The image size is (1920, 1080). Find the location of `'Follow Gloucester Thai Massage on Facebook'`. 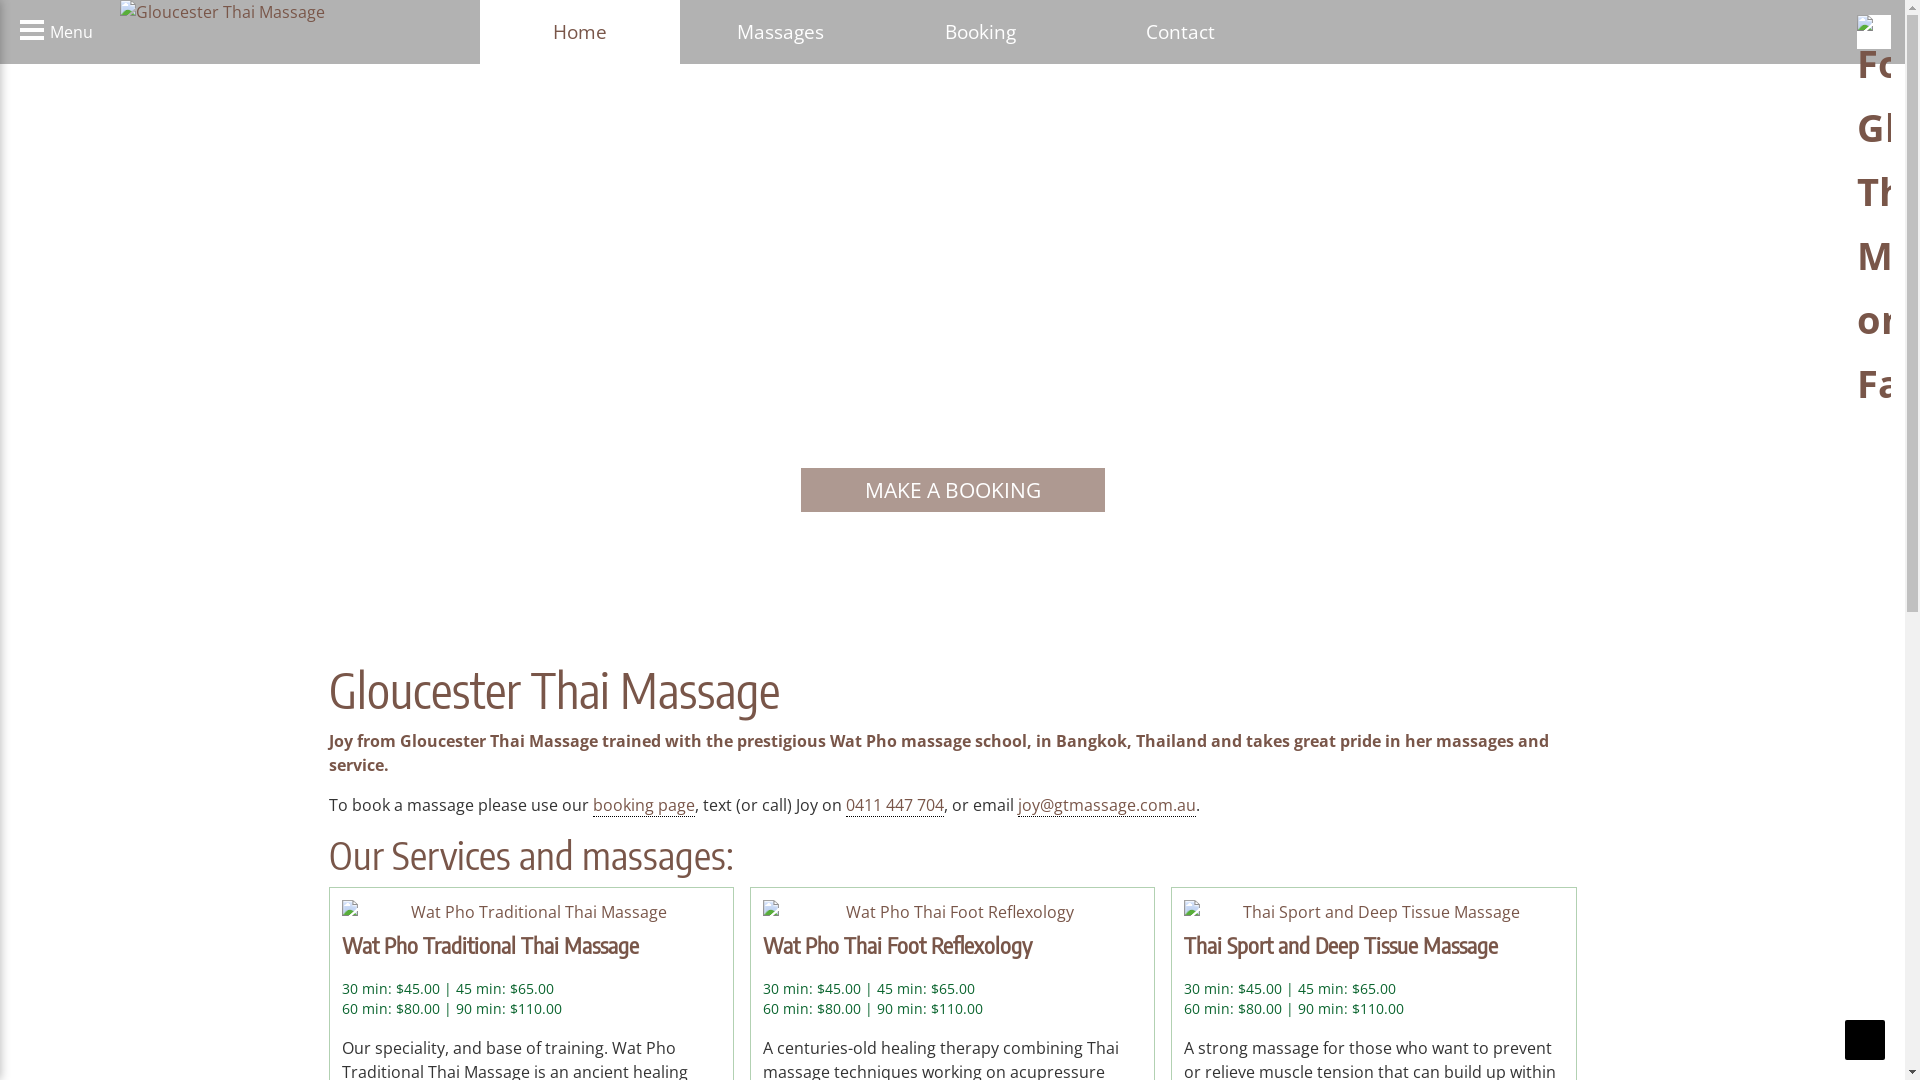

'Follow Gloucester Thai Massage on Facebook' is located at coordinates (1872, 31).